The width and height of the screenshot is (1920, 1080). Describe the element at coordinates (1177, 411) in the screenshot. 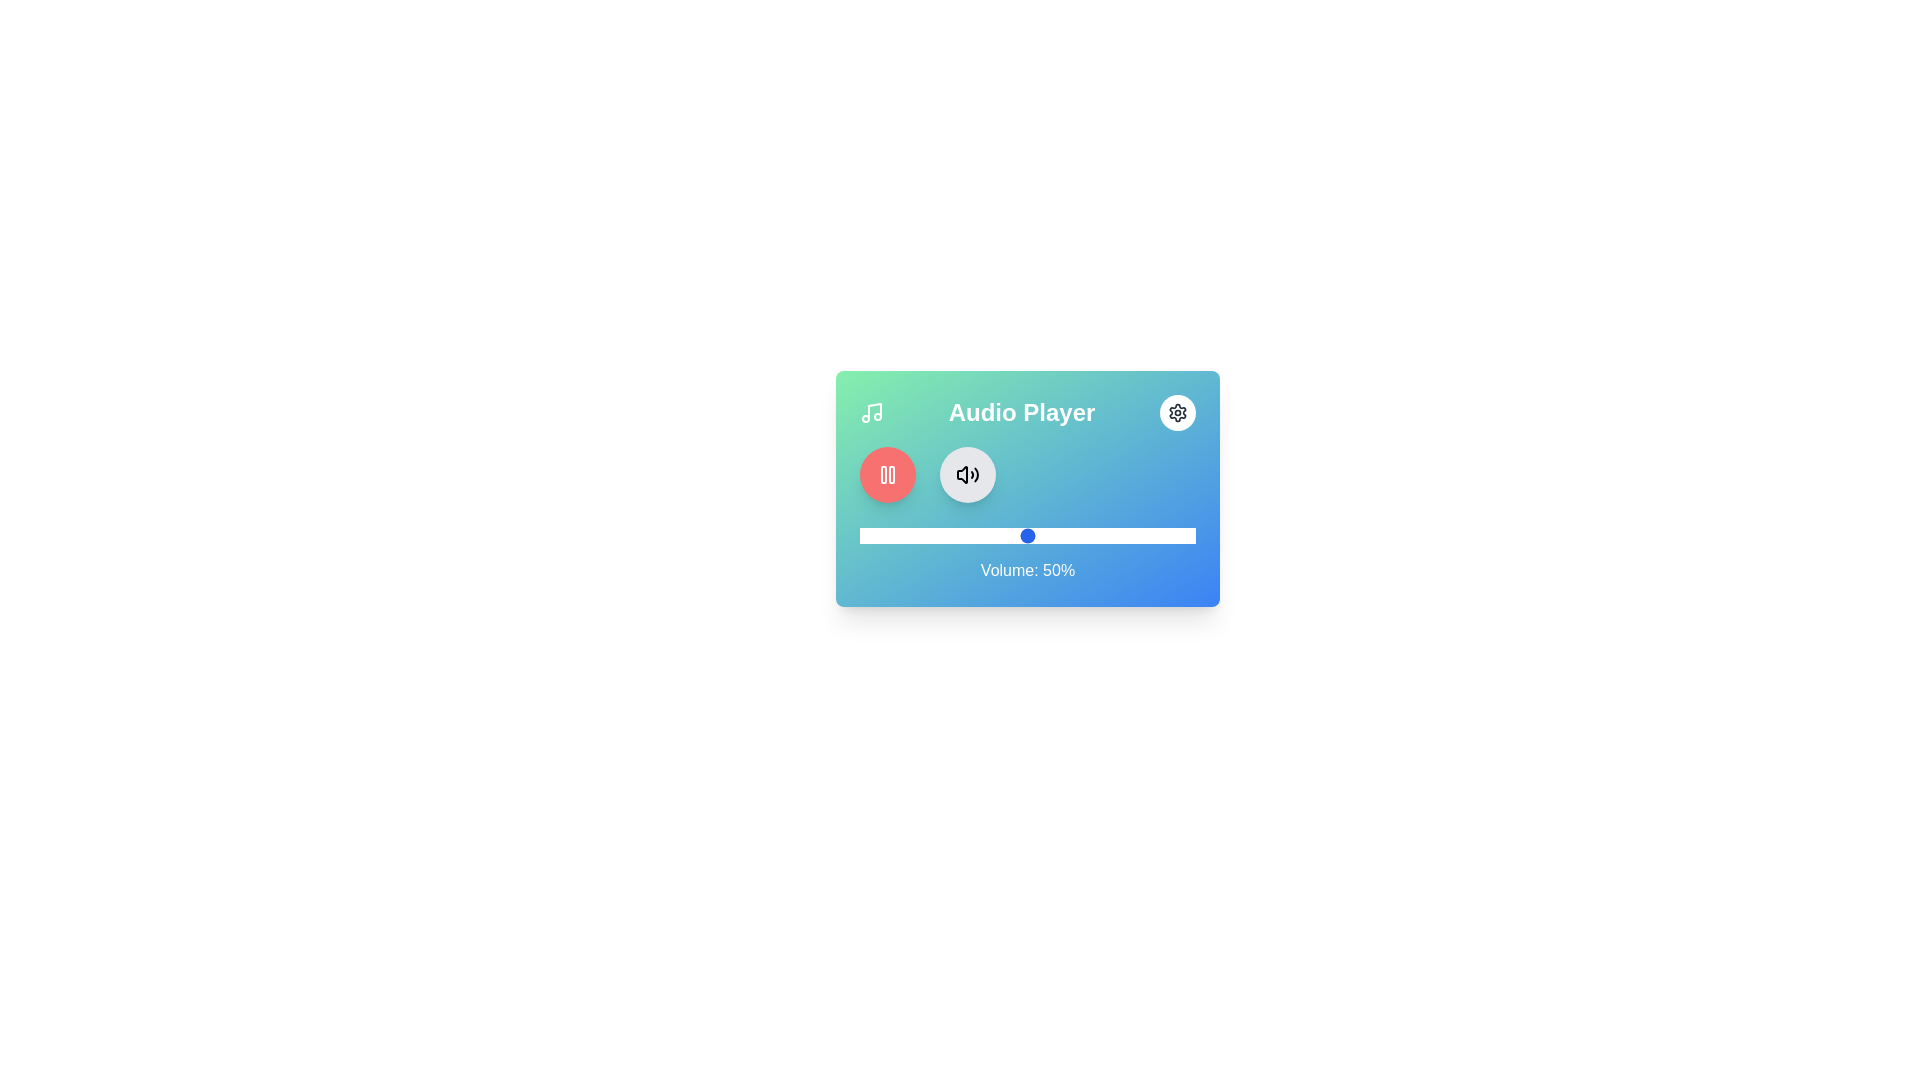

I see `the settings icon represented by a gear shape in the top-right corner of the audio player` at that location.